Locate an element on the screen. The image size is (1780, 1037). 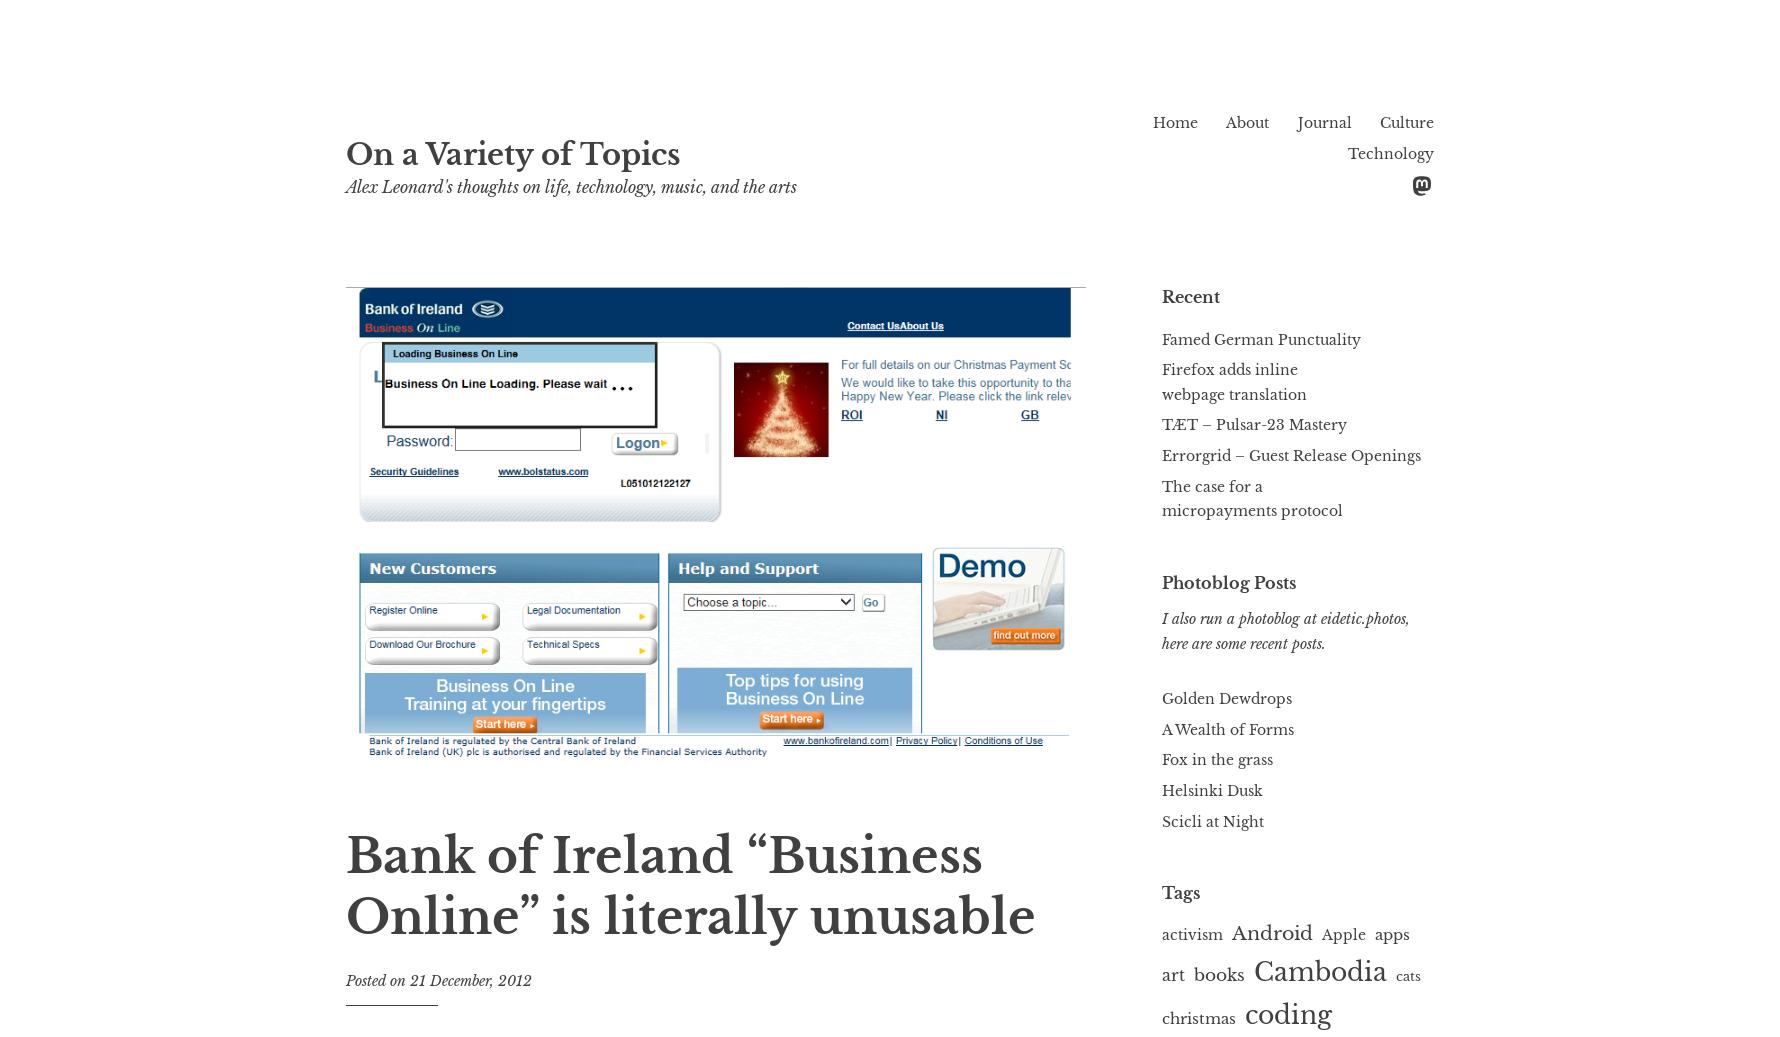
'Photoblog Posts' is located at coordinates (1228, 581).